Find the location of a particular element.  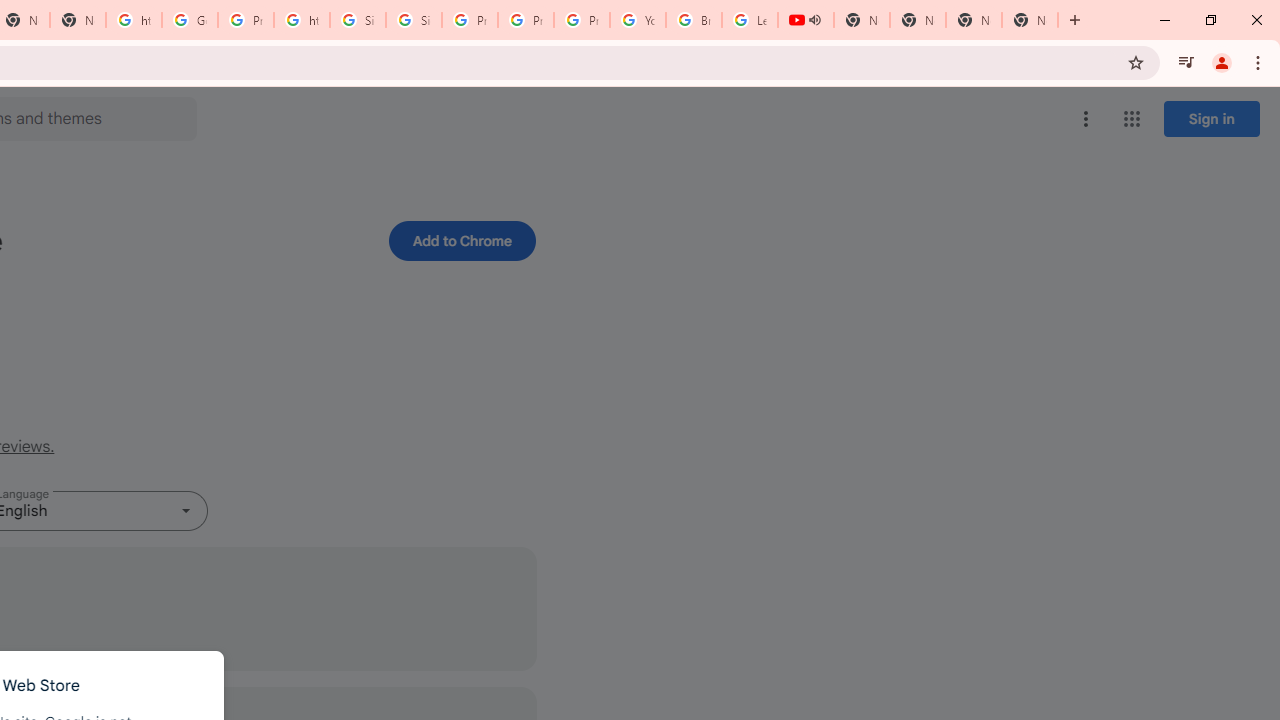

'New Tab' is located at coordinates (974, 20).